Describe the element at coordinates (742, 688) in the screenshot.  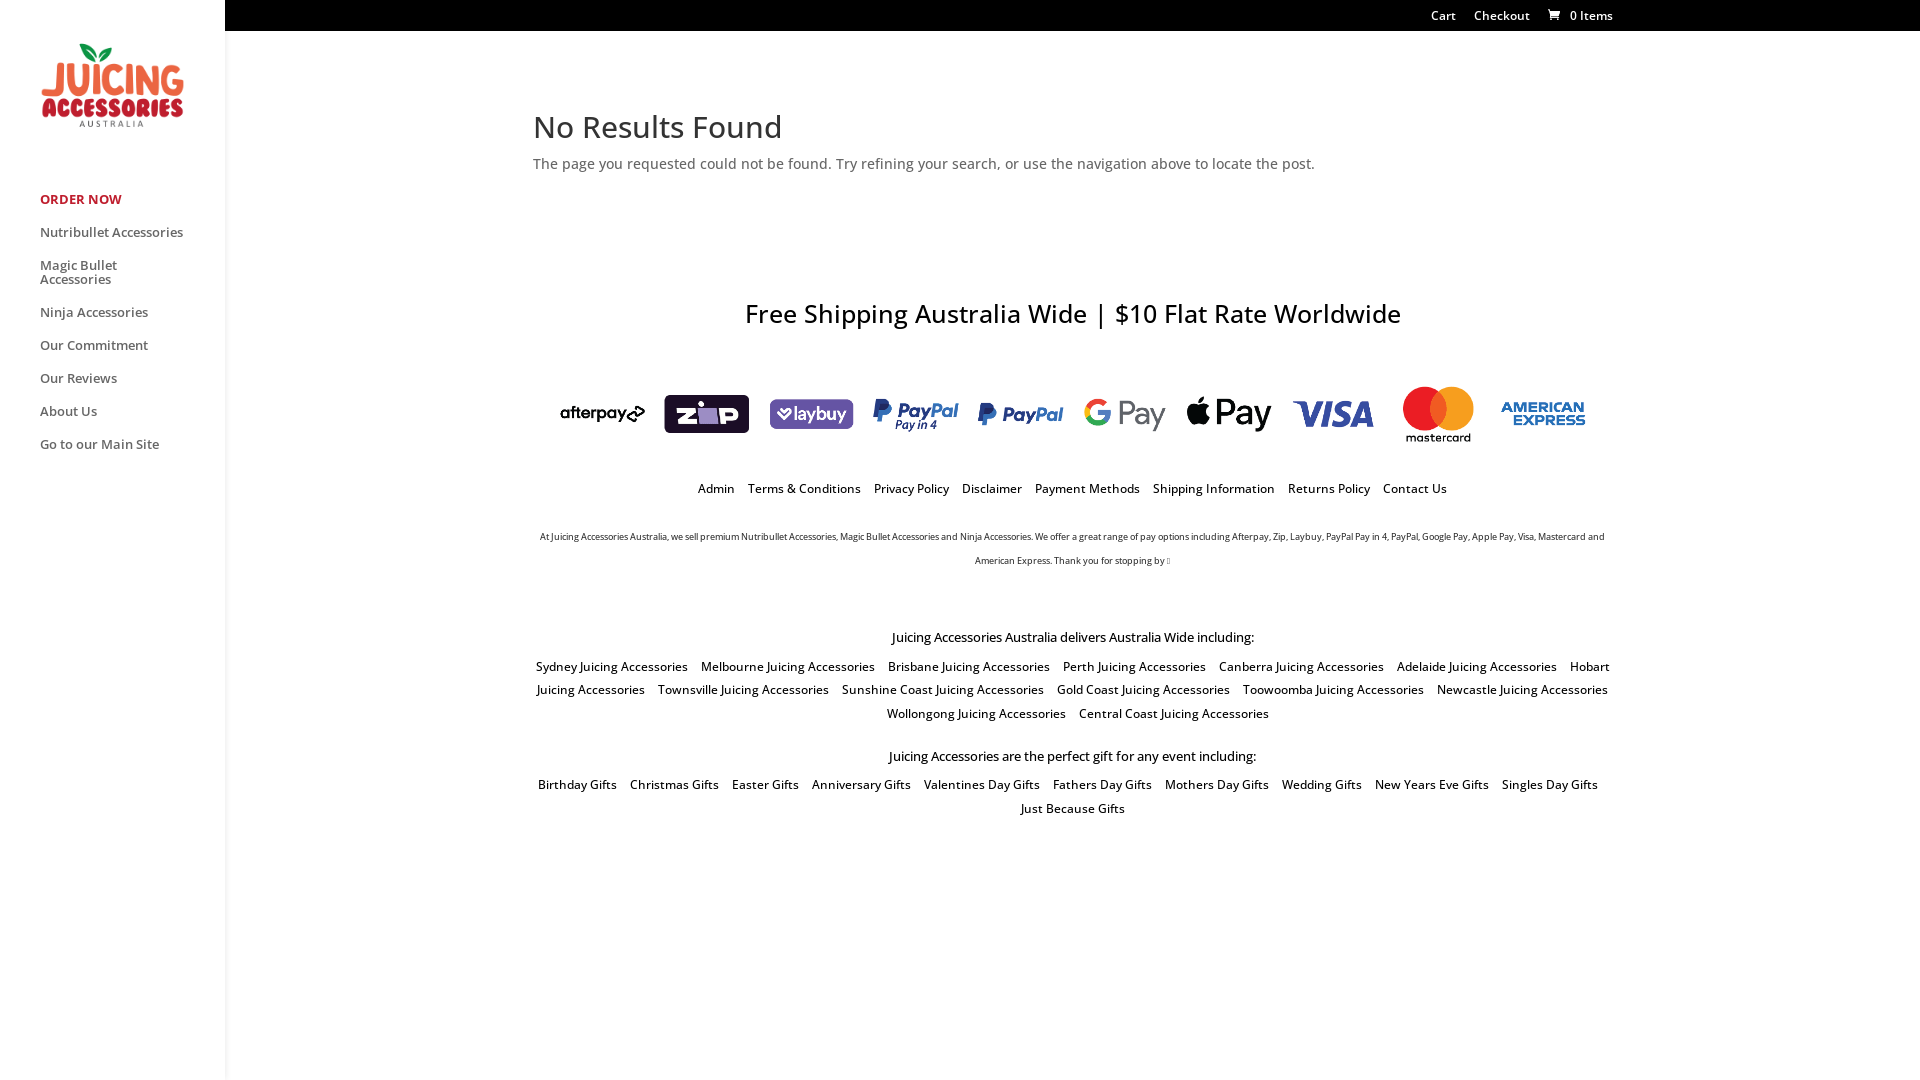
I see `'Townsville Juicing Accessories'` at that location.